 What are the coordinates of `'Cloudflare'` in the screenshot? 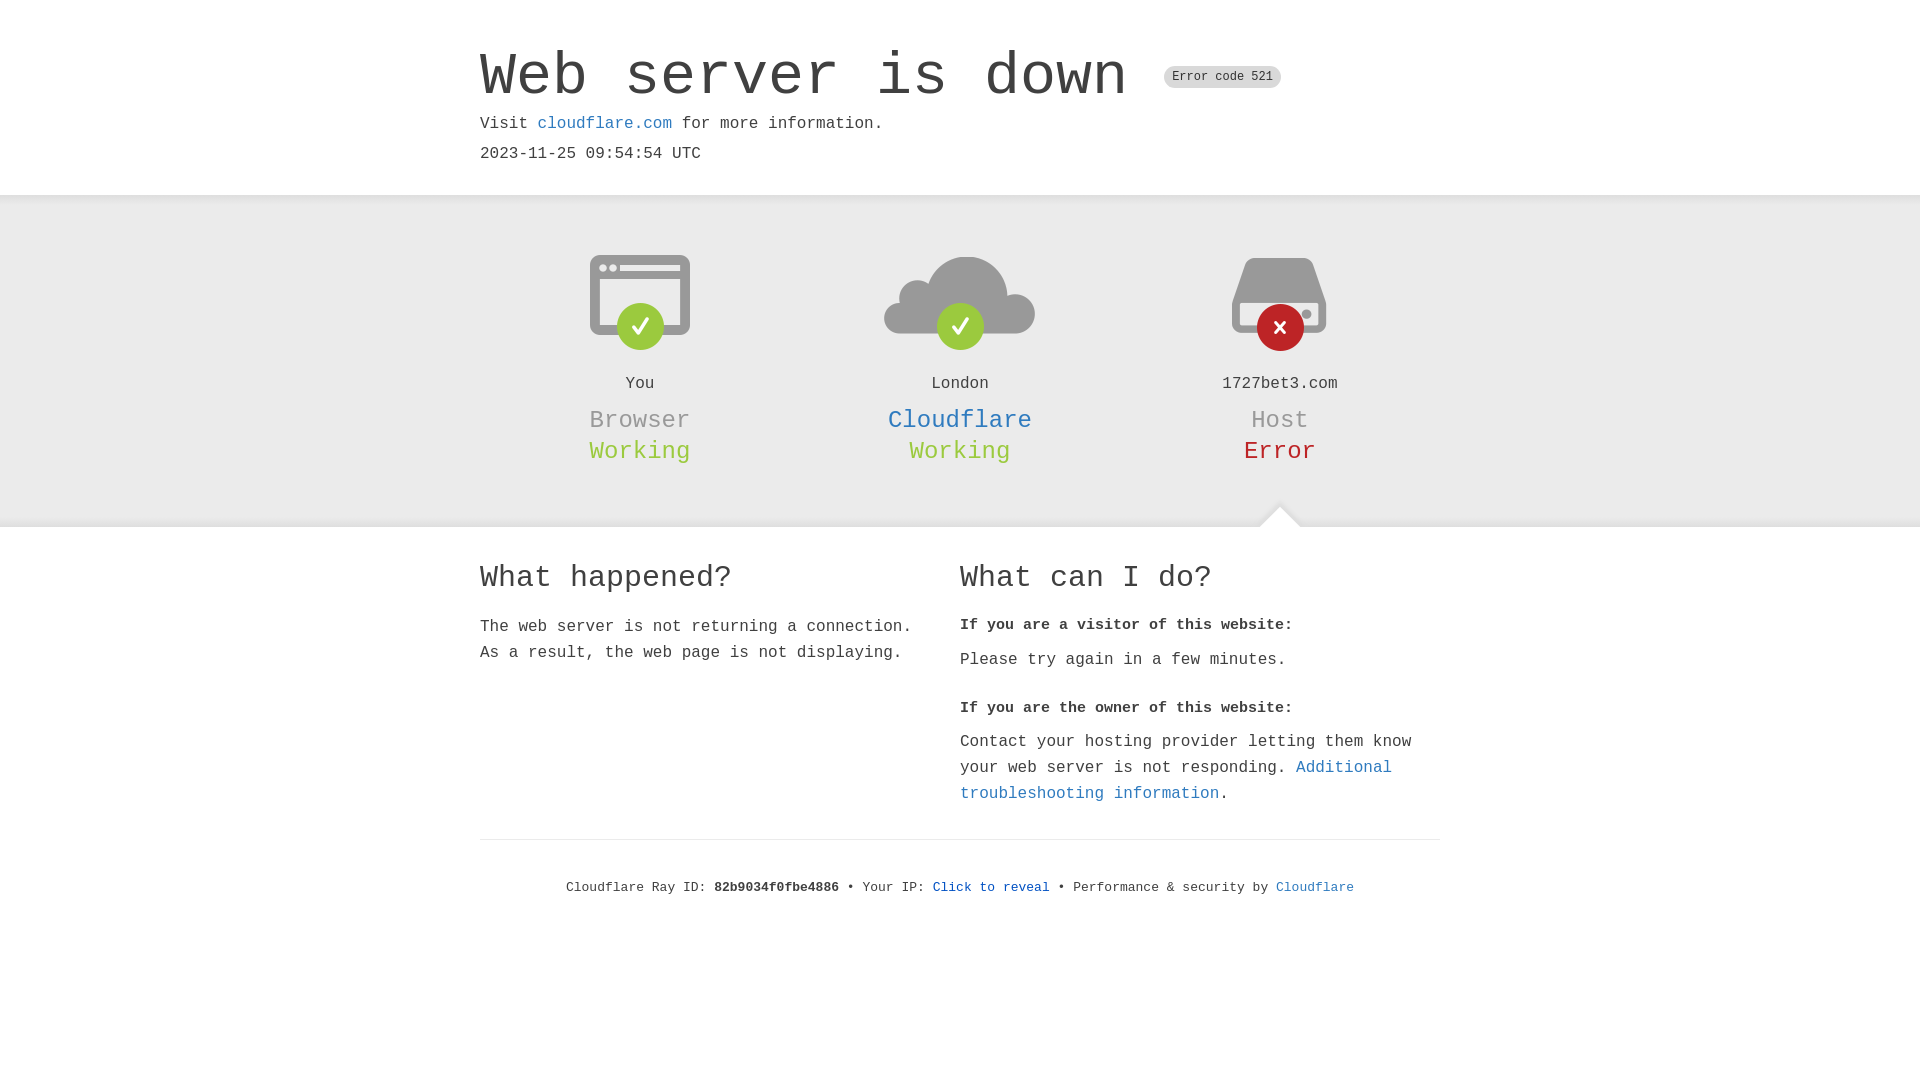 It's located at (960, 419).